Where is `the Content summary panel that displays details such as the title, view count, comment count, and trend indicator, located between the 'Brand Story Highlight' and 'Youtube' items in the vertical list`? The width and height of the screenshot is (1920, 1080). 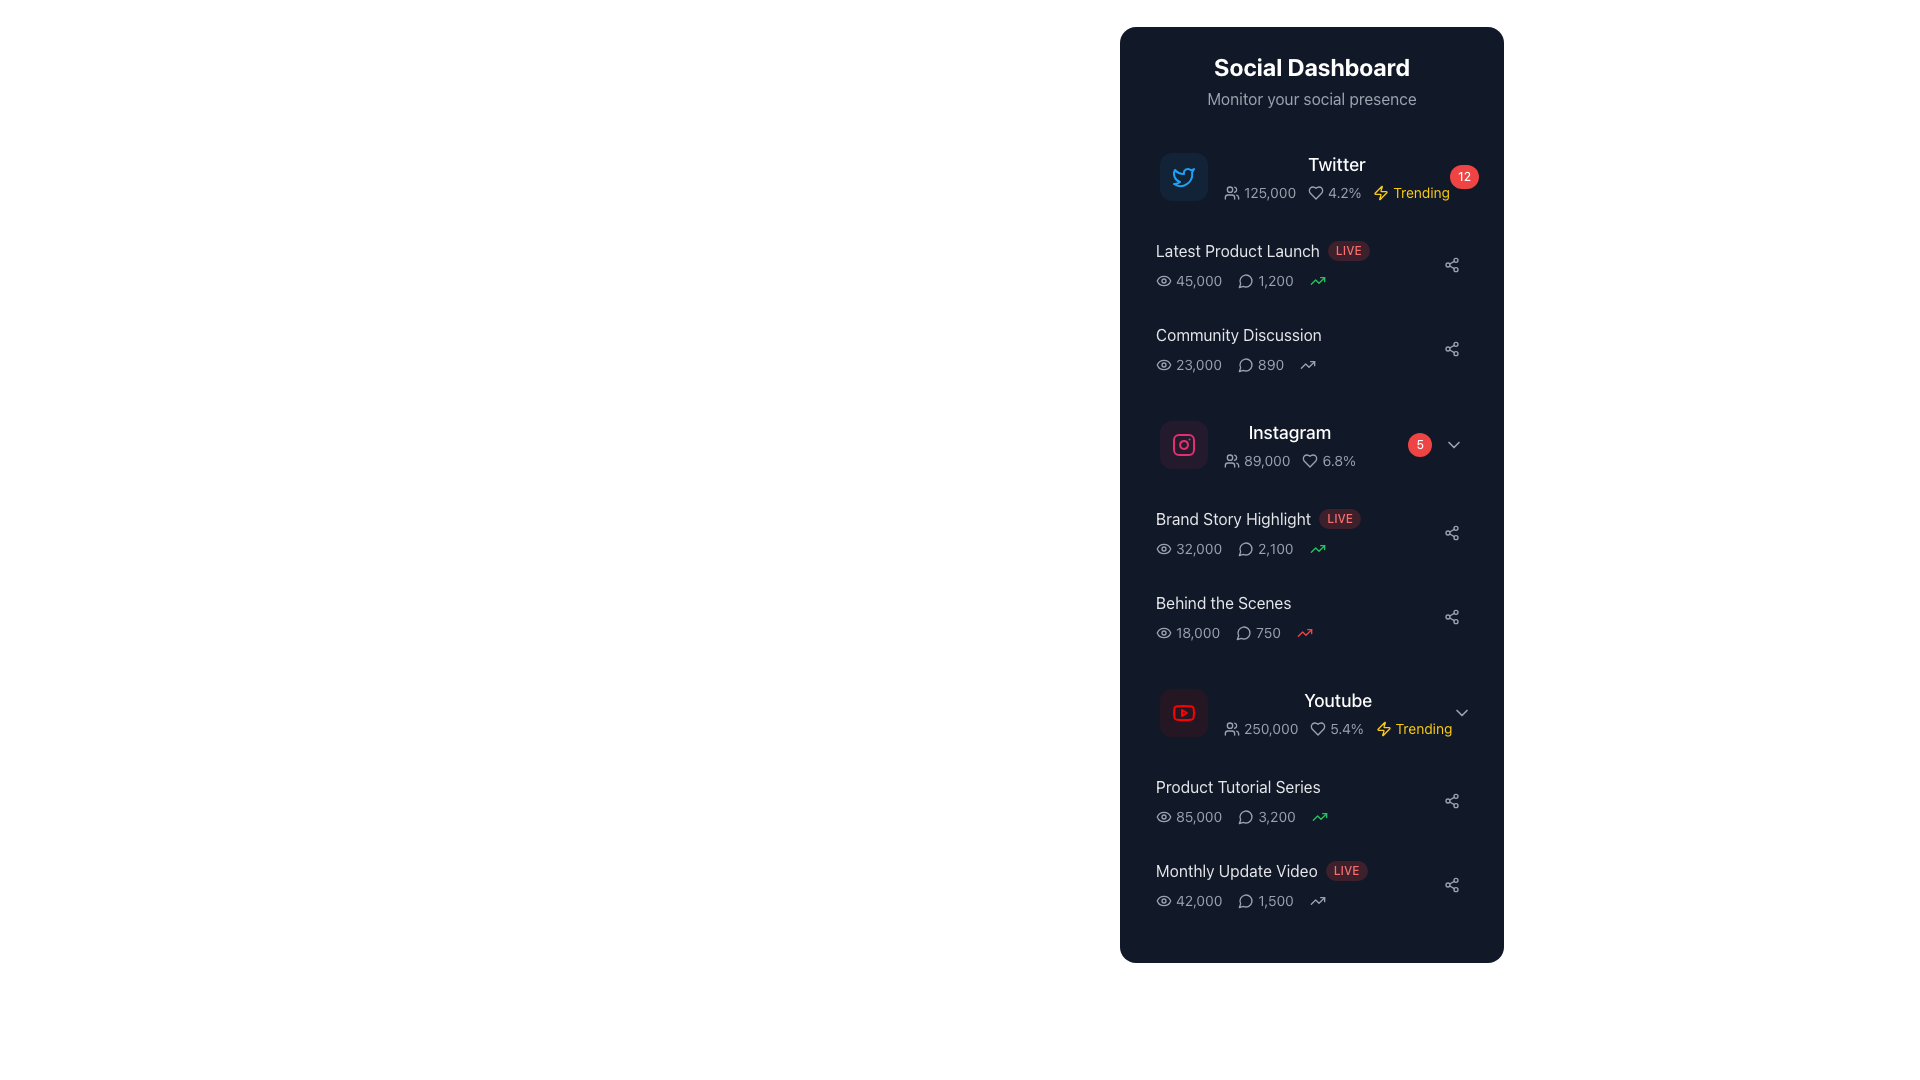
the Content summary panel that displays details such as the title, view count, comment count, and trend indicator, located between the 'Brand Story Highlight' and 'Youtube' items in the vertical list is located at coordinates (1296, 616).